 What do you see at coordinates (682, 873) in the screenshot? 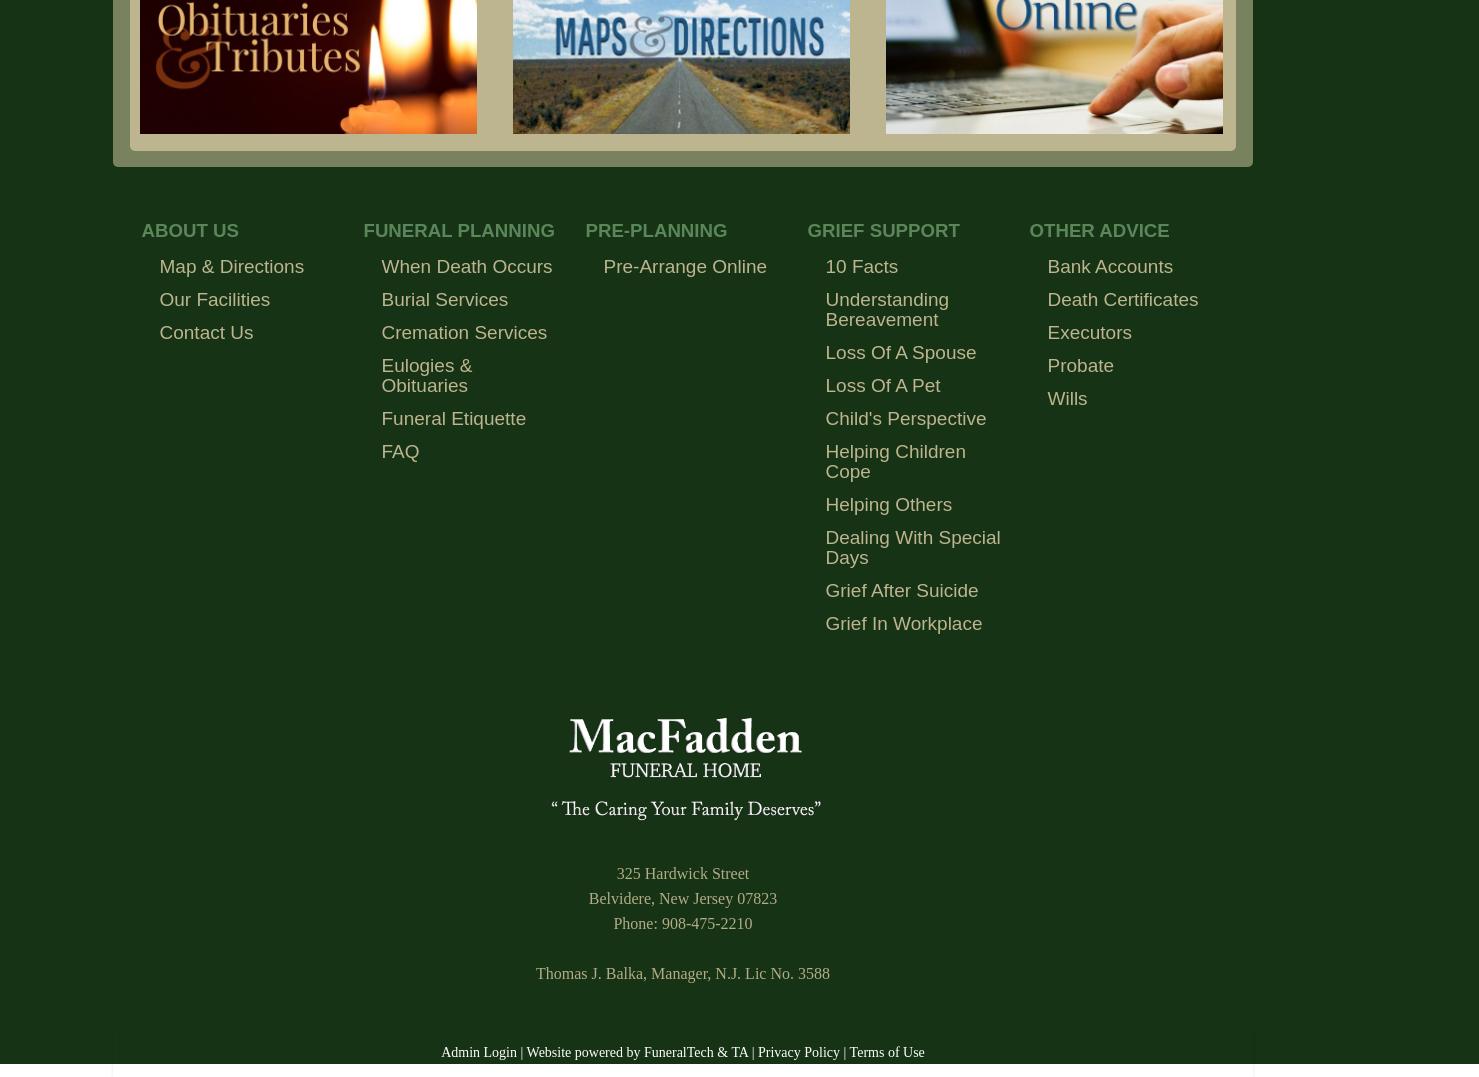
I see `'325 Hardwick Street'` at bounding box center [682, 873].